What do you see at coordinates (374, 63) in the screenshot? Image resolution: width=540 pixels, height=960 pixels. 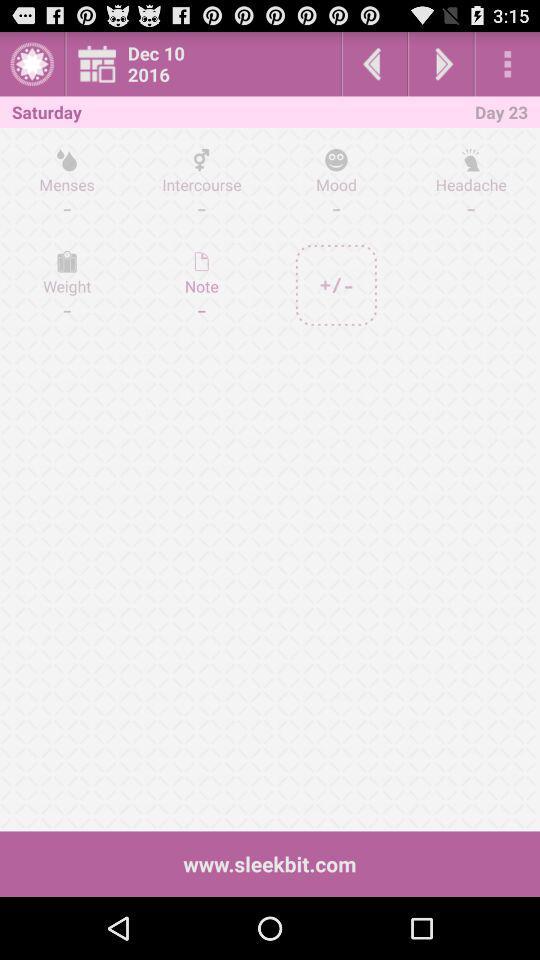 I see `previous page` at bounding box center [374, 63].